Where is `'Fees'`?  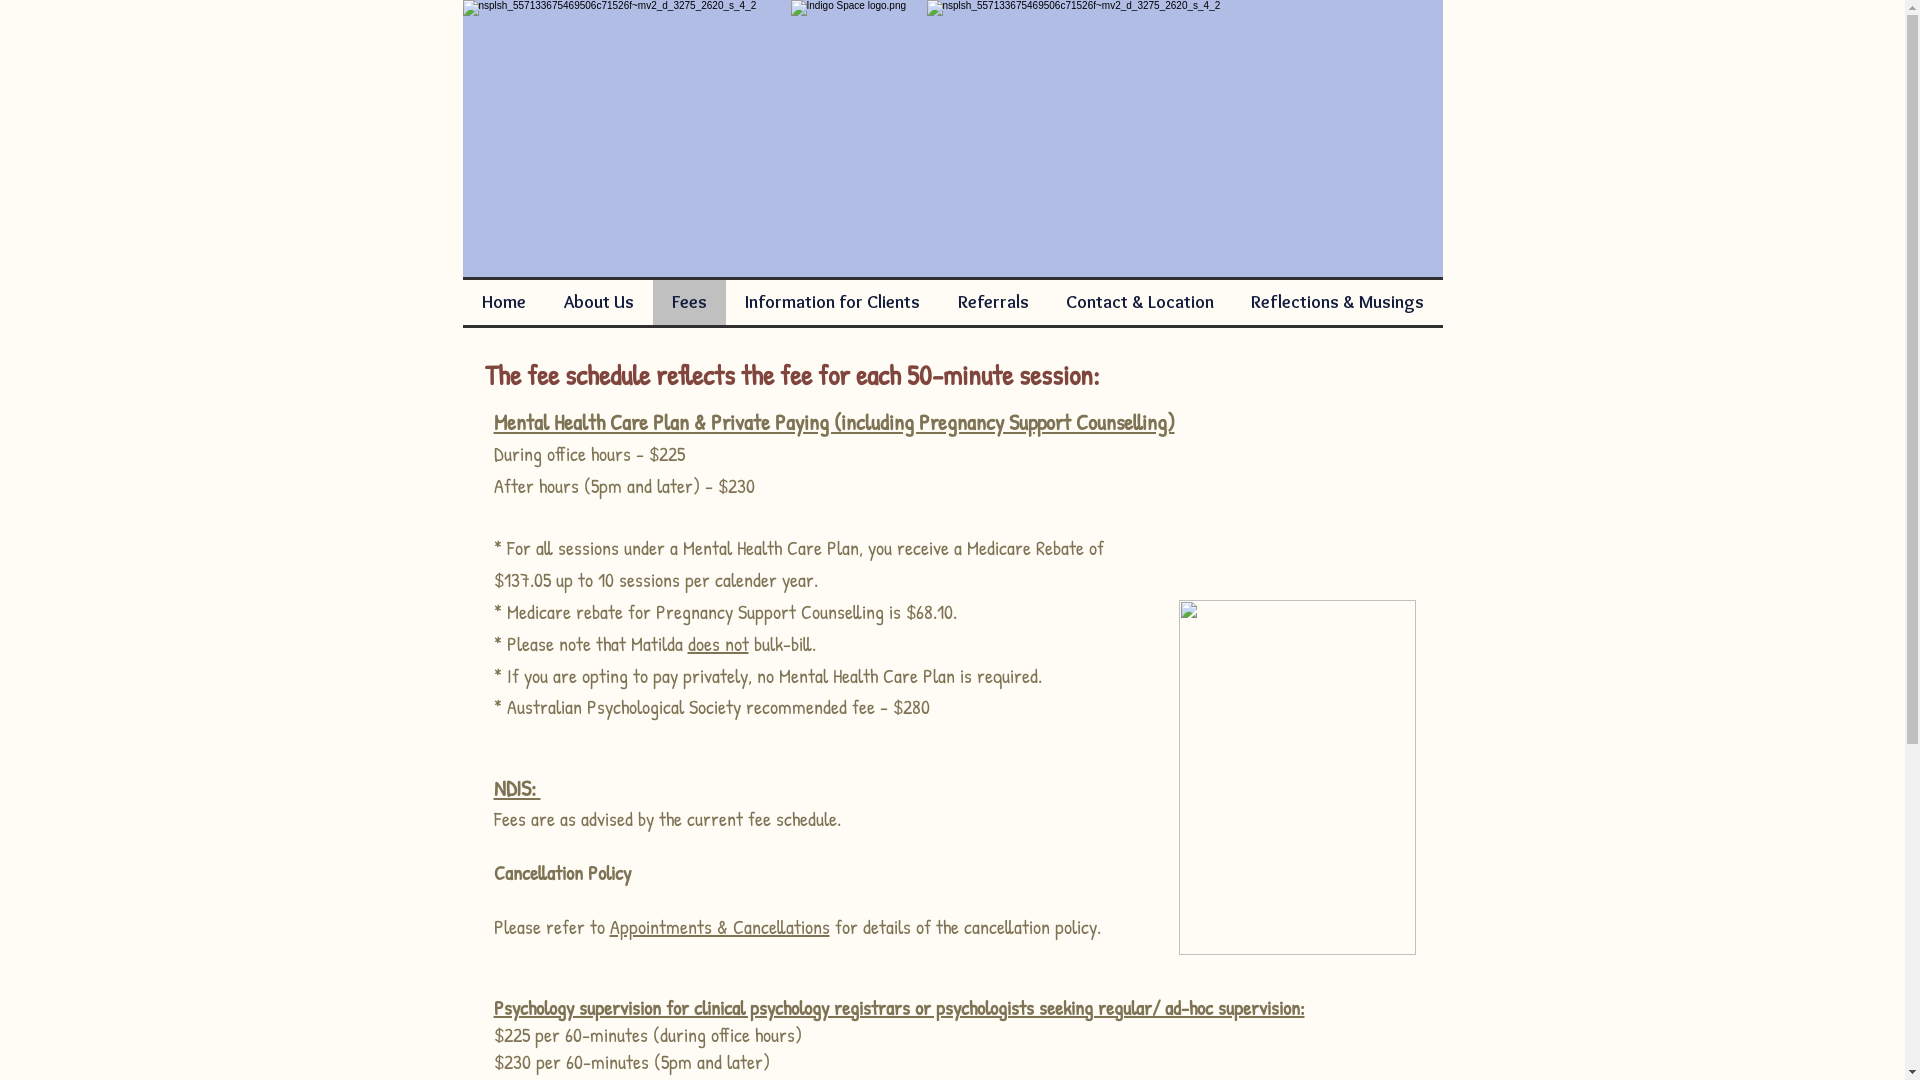 'Fees' is located at coordinates (688, 302).